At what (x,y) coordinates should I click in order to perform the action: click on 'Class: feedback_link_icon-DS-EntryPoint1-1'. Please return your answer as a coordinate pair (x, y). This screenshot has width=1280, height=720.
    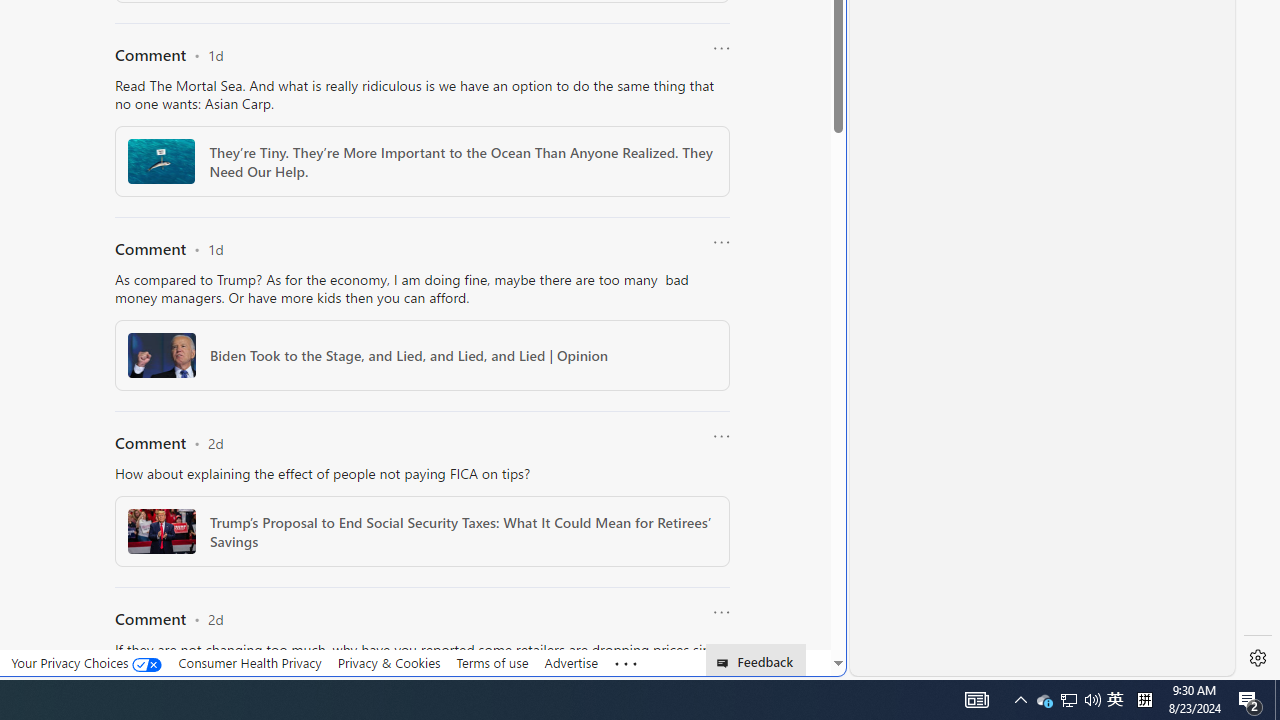
    Looking at the image, I should click on (726, 663).